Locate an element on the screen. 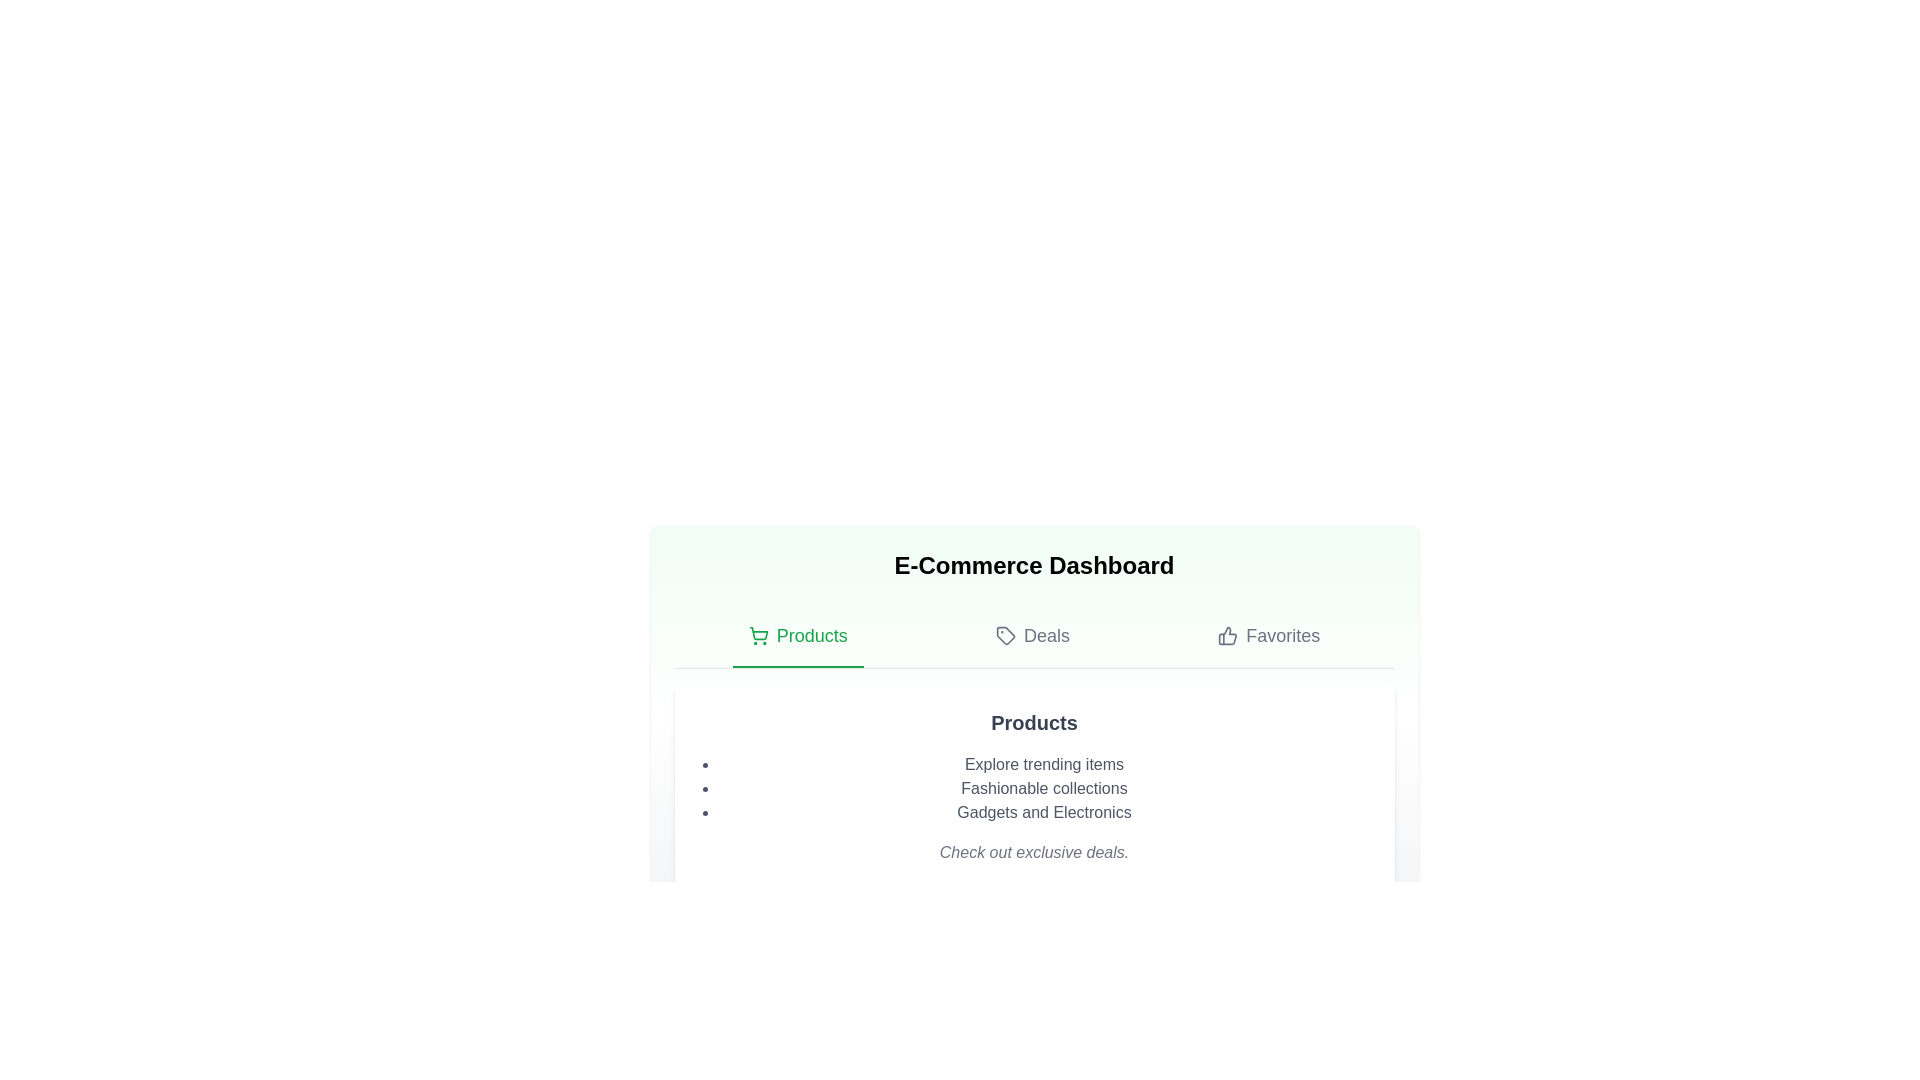  the navigation bar located below the 'E-Commerce Dashboard' header and above the 'Products' section to enable keyboard navigation is located at coordinates (1034, 637).